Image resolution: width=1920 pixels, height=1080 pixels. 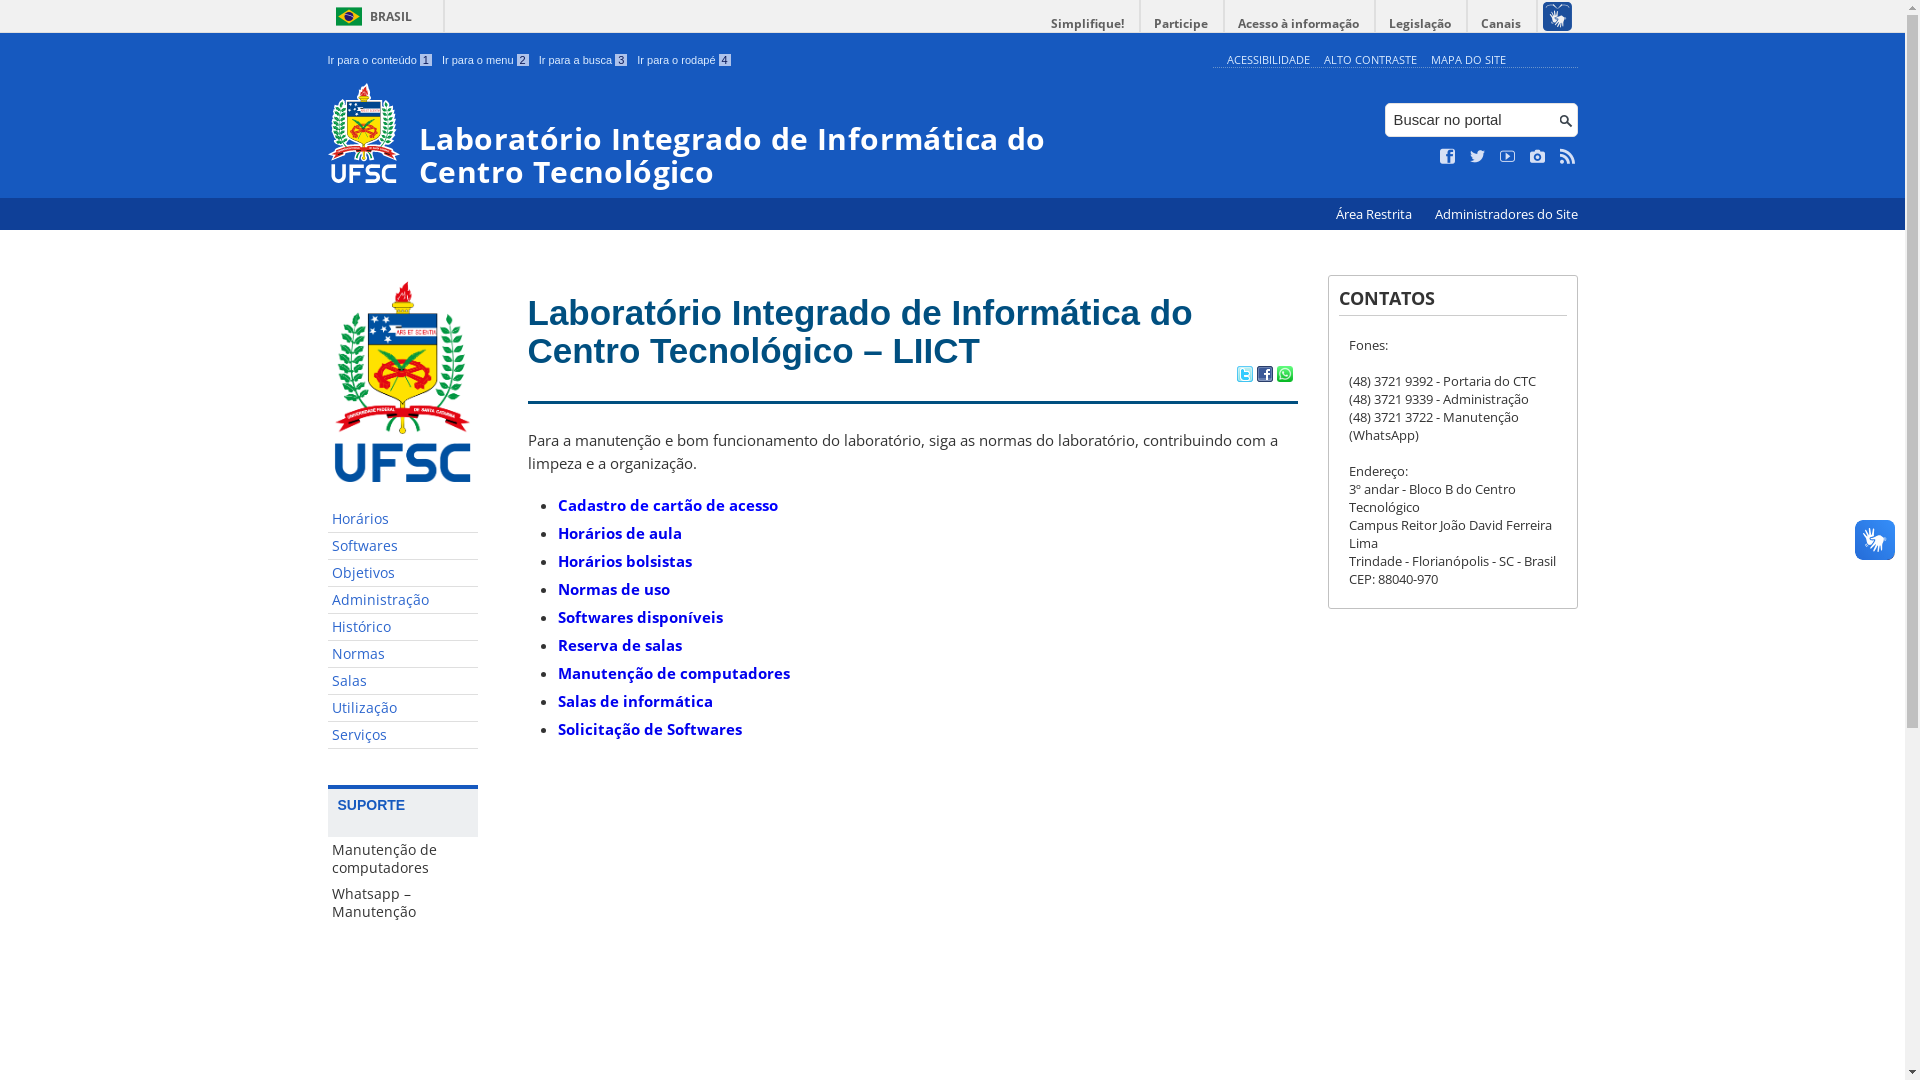 What do you see at coordinates (1266, 58) in the screenshot?
I see `'ACESSIBILIDADE'` at bounding box center [1266, 58].